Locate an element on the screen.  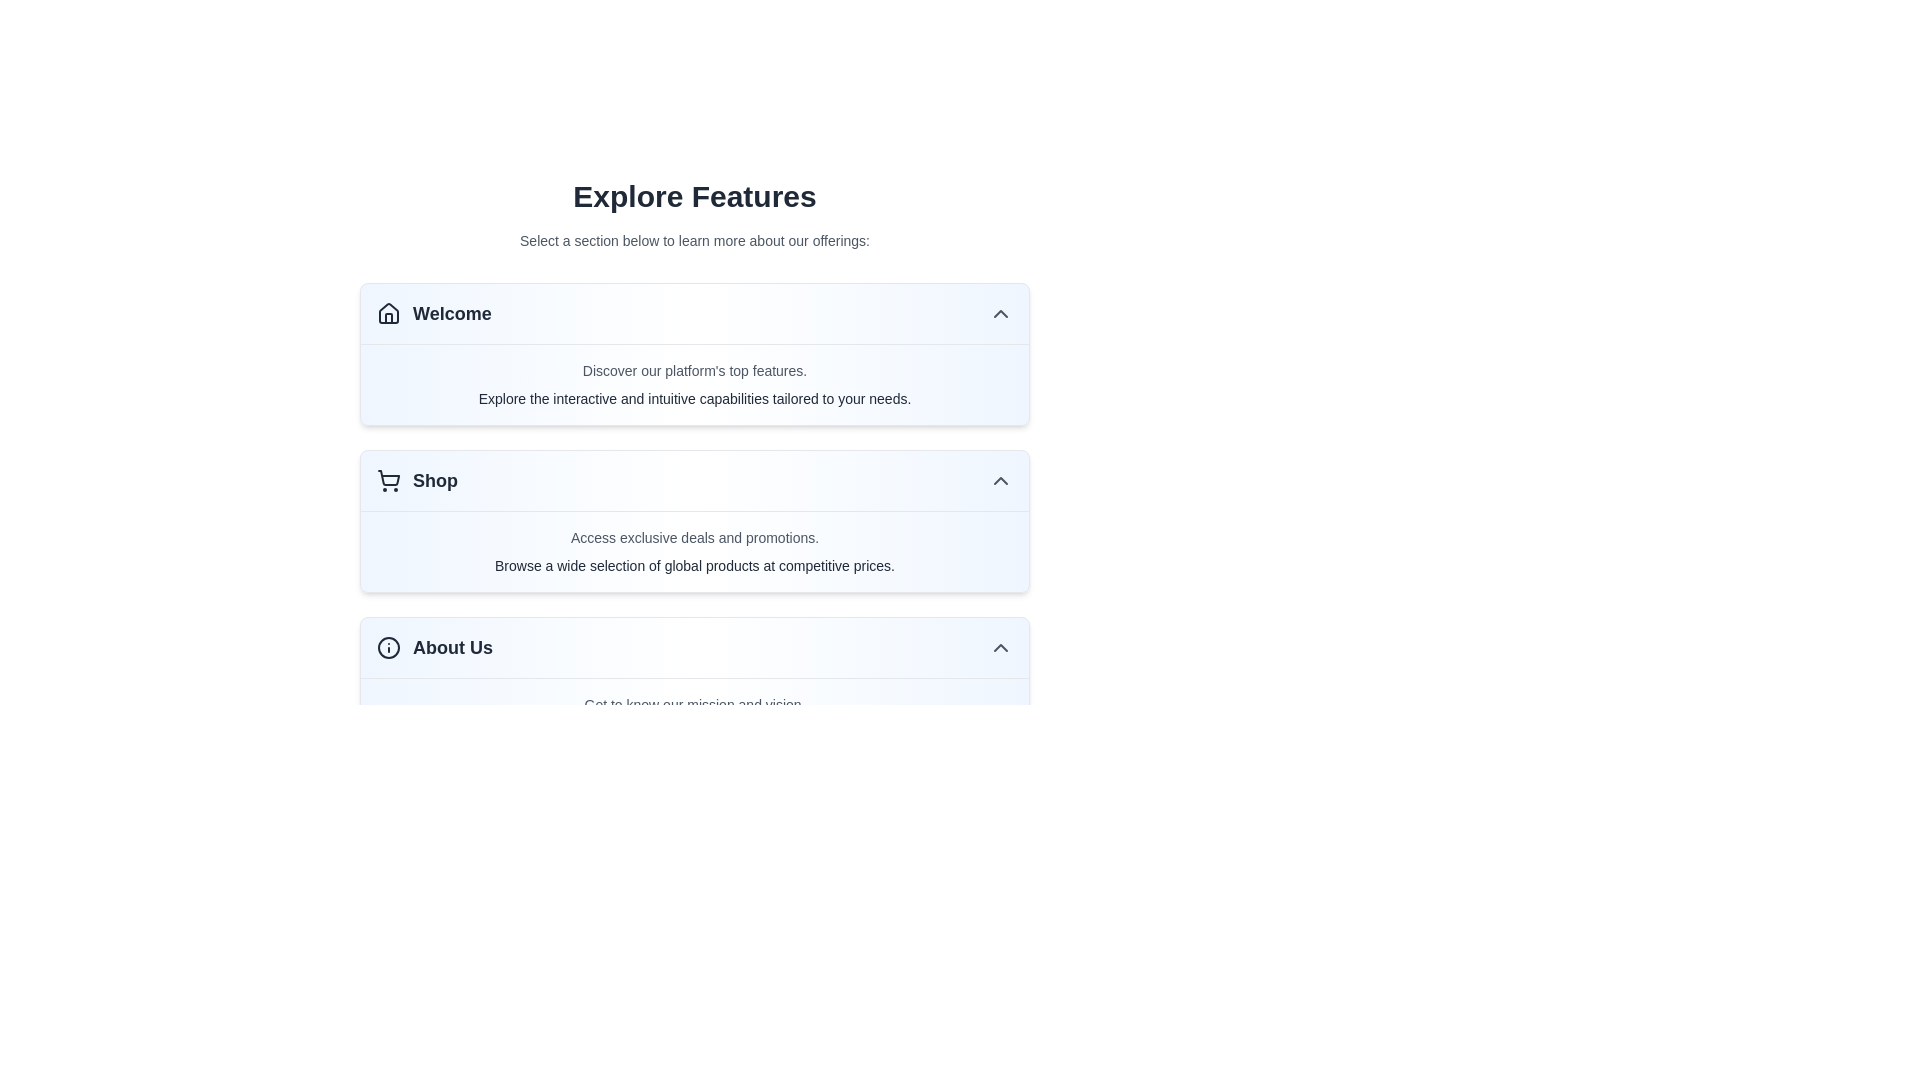
the 'Welcome' icon, which is located next to the 'Welcome' text label in the first card of the interface, positioned at the topmost section among three cards is located at coordinates (388, 312).